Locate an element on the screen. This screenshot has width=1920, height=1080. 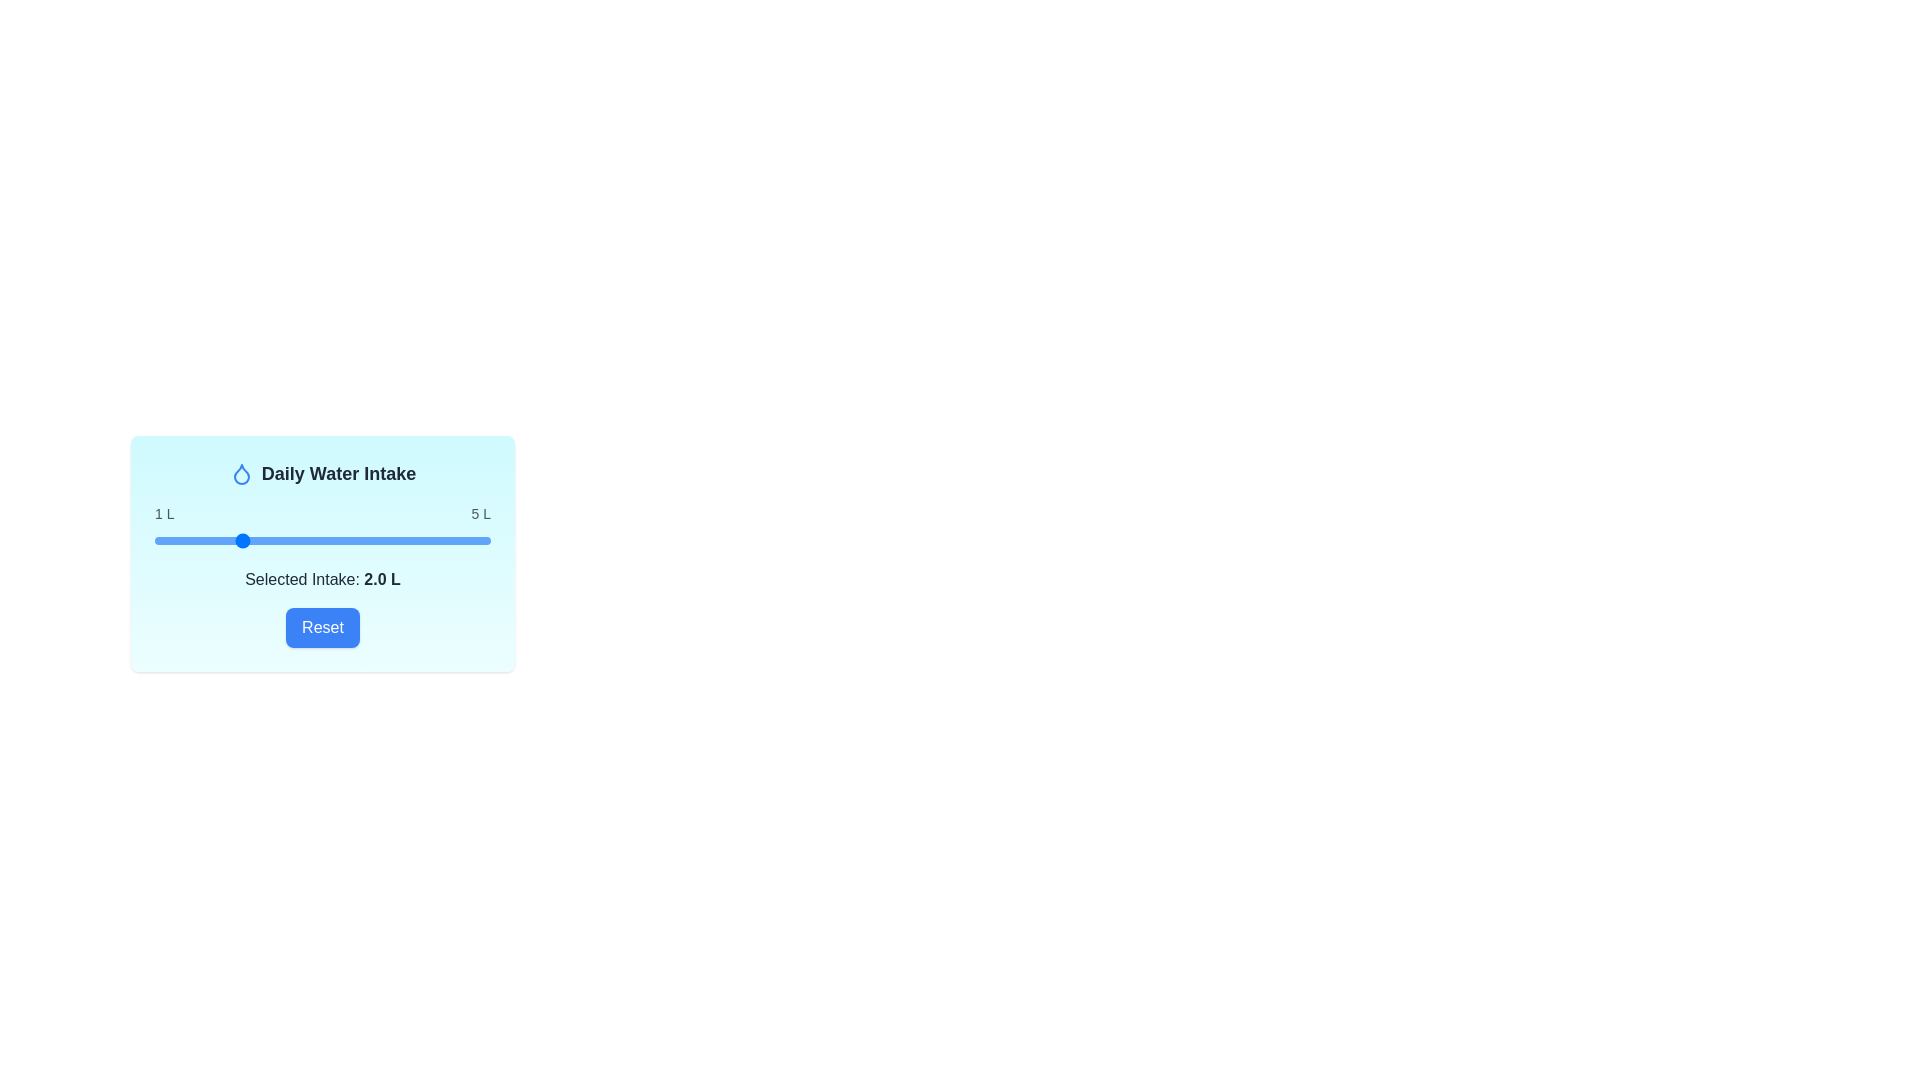
the water intake slider to 2 liters is located at coordinates (239, 540).